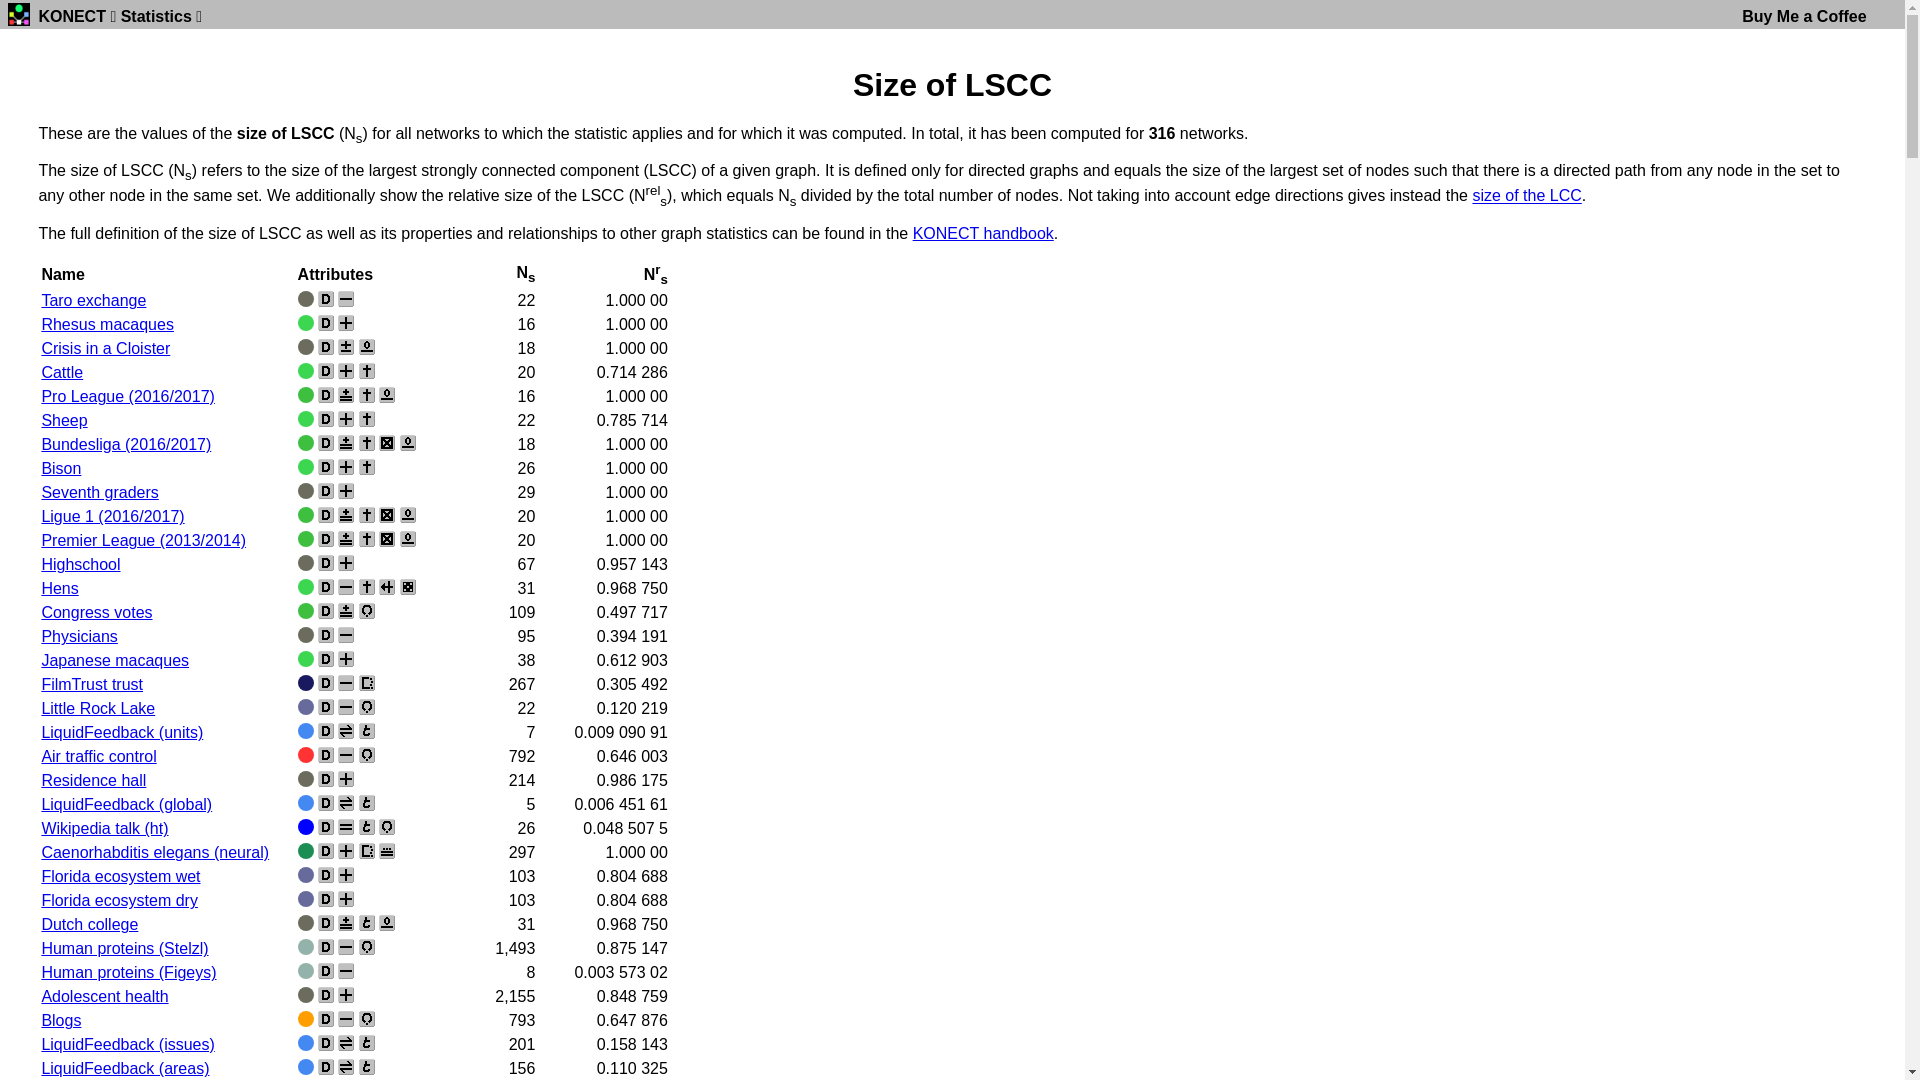  I want to click on 'Adolescent health', so click(103, 996).